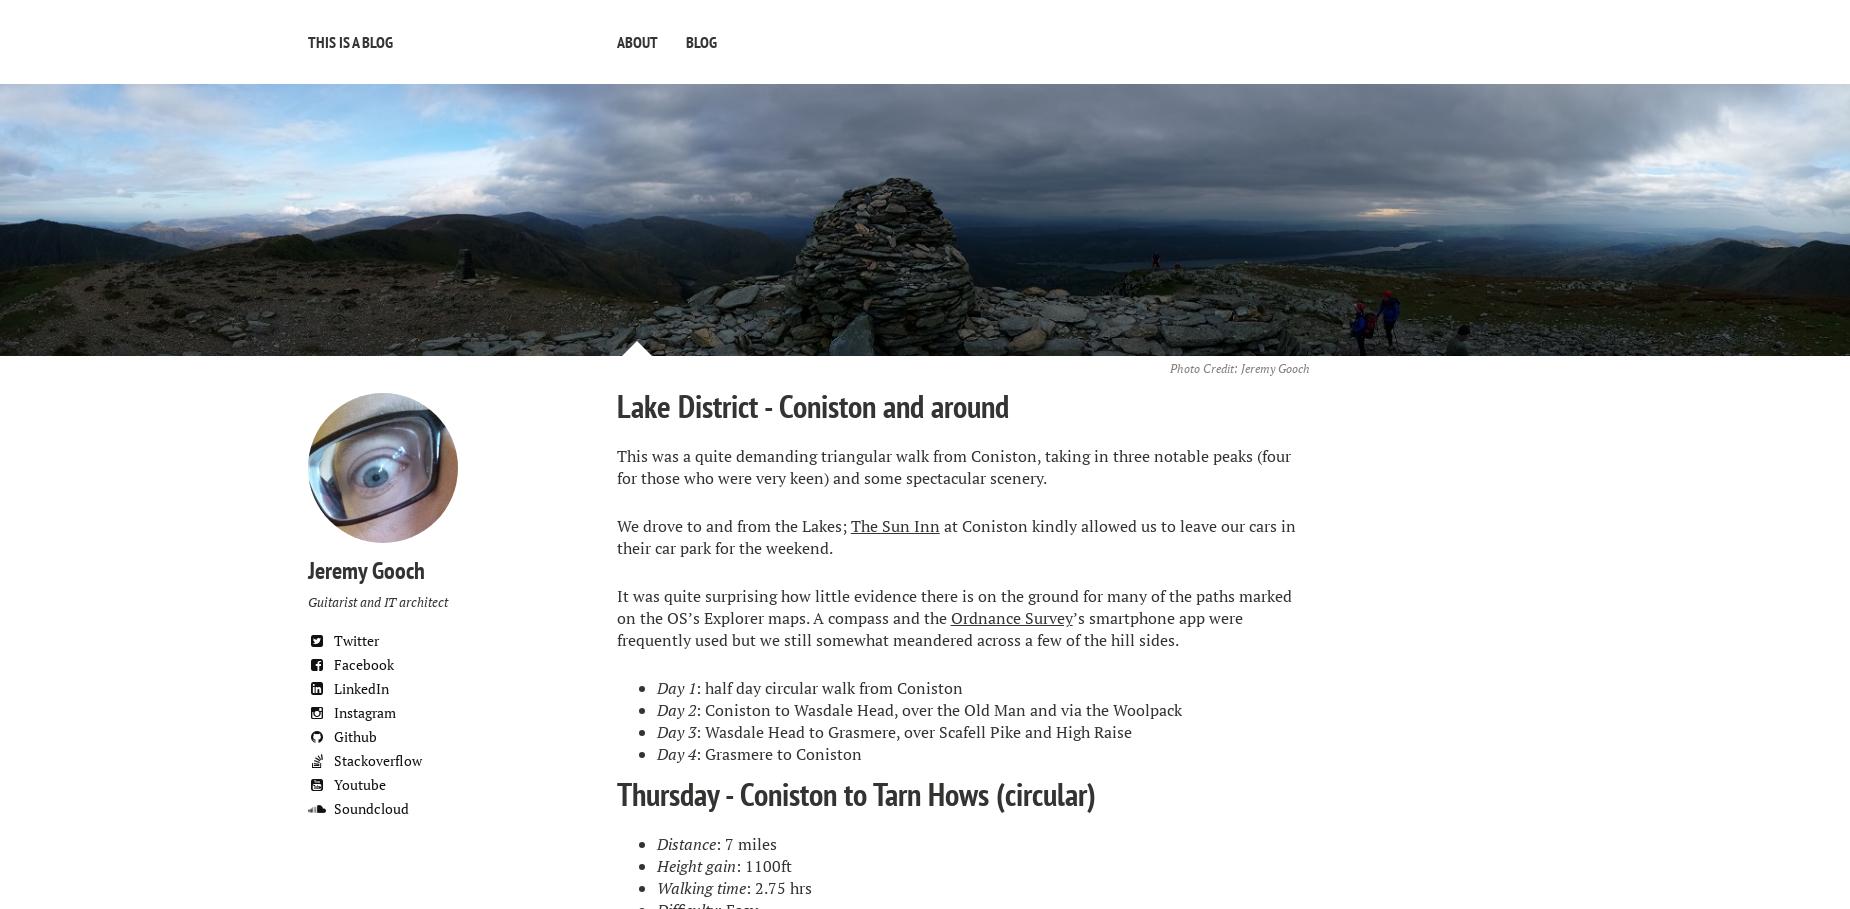 This screenshot has width=1850, height=909. What do you see at coordinates (936, 709) in the screenshot?
I see `': Coniston to Wasdale Head, over the Old Man and via the Woolpack'` at bounding box center [936, 709].